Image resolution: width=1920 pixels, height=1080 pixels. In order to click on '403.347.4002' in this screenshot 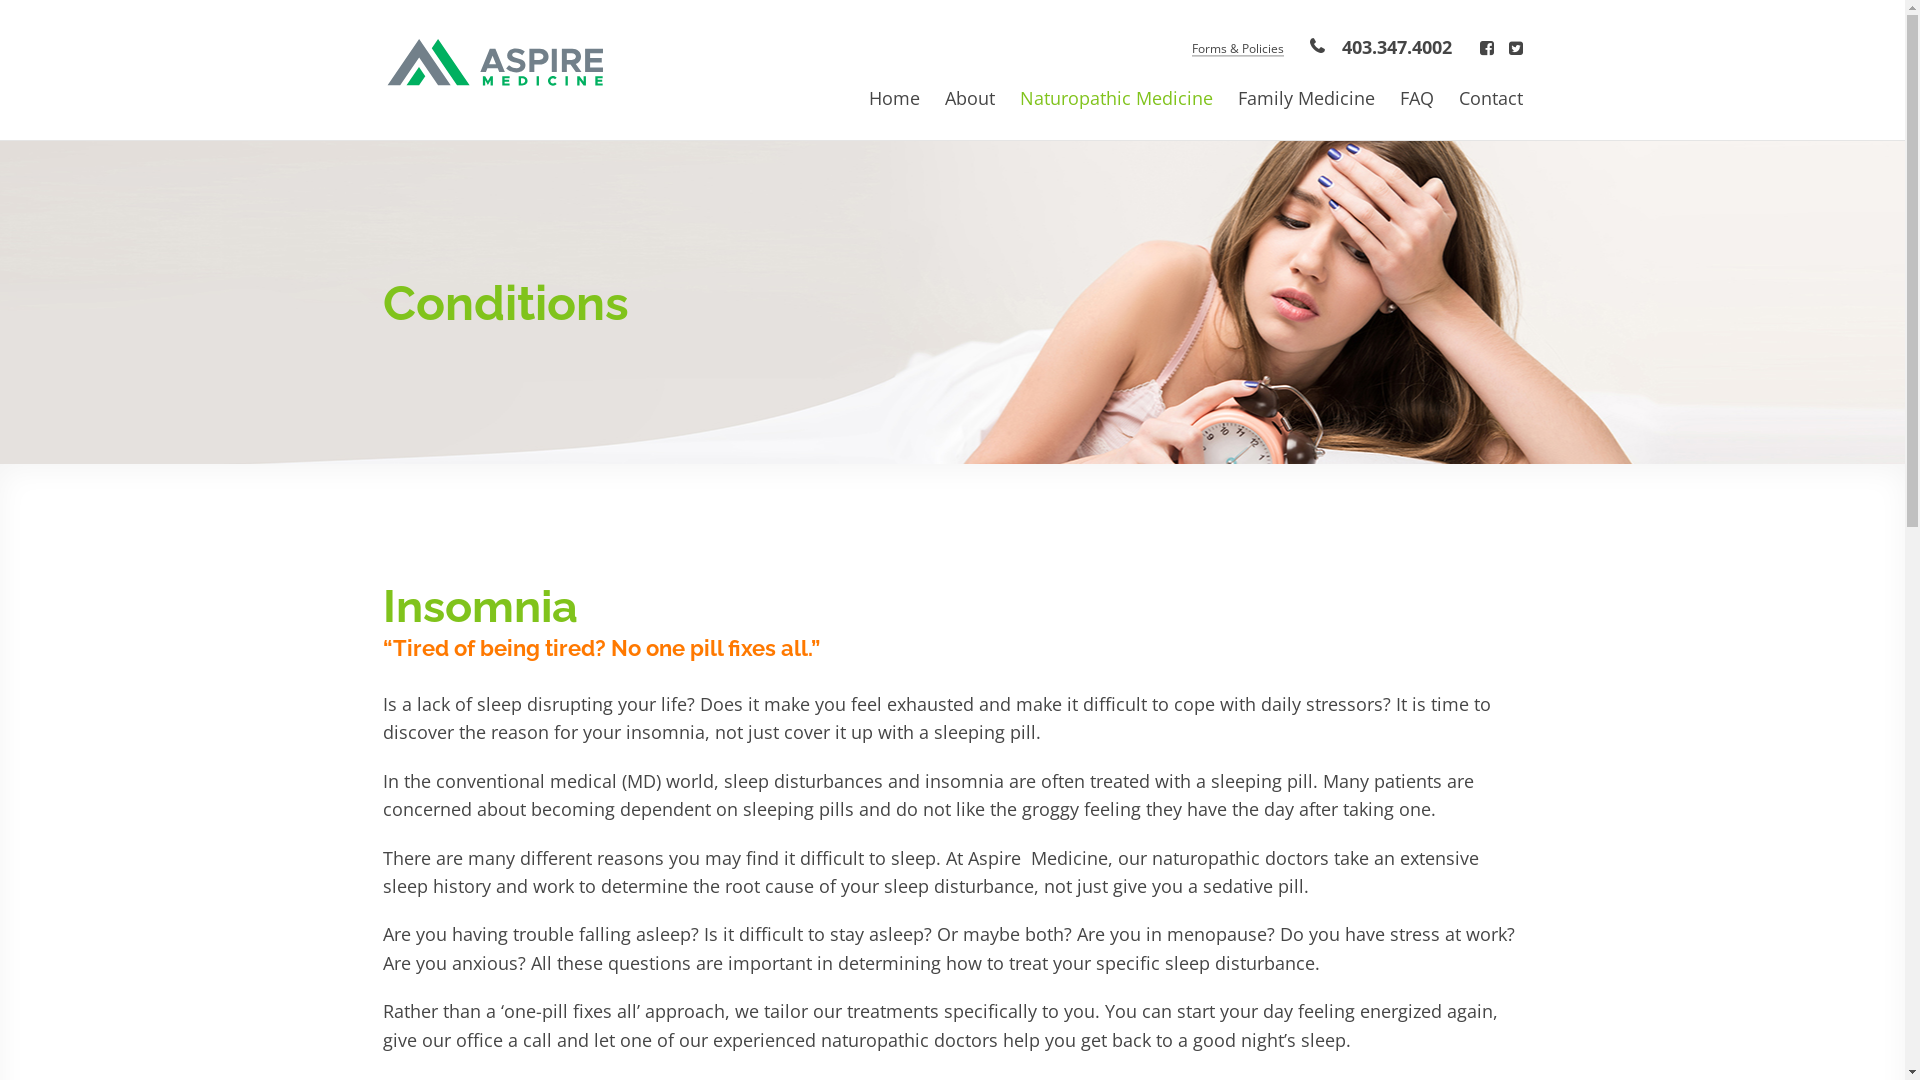, I will do `click(1379, 45)`.